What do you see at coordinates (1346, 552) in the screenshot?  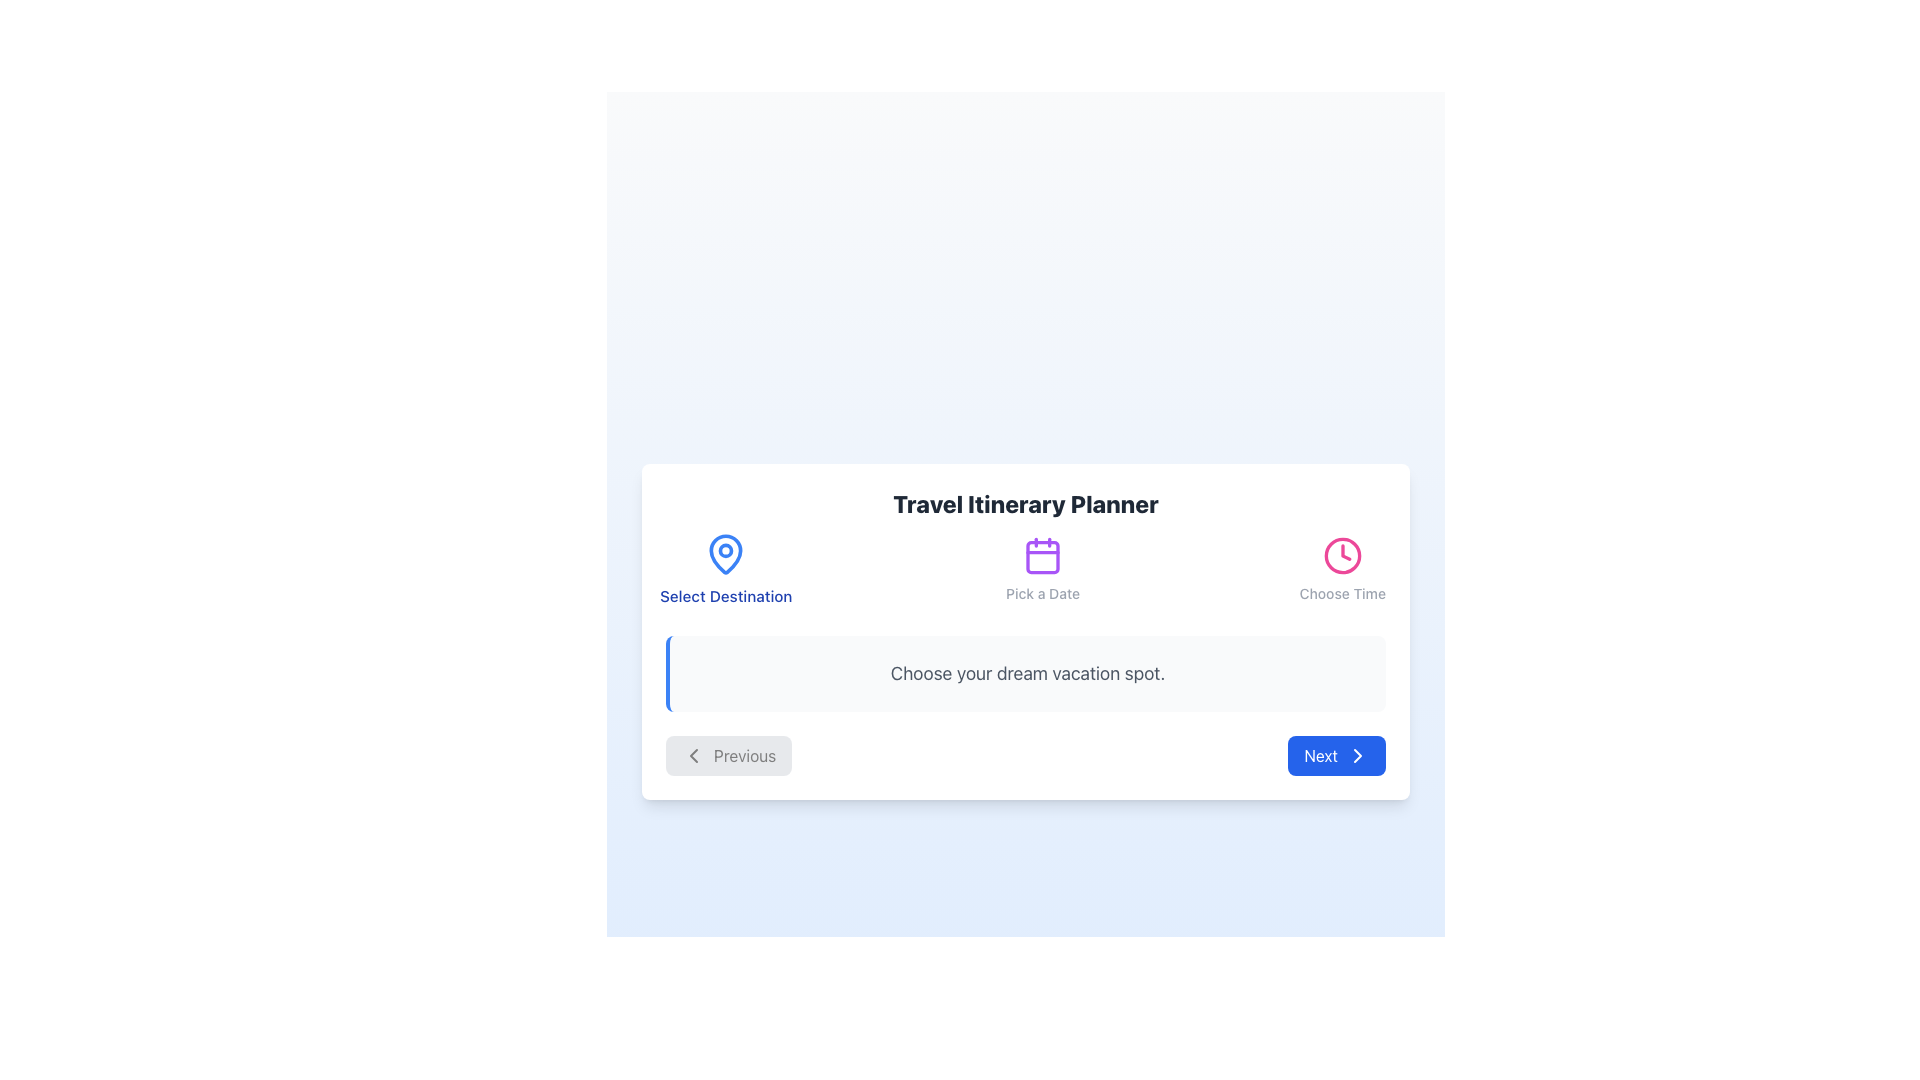 I see `the decorative SVG pointer element that indicates time within the clock graphic in the 'Choose Time' section header` at bounding box center [1346, 552].